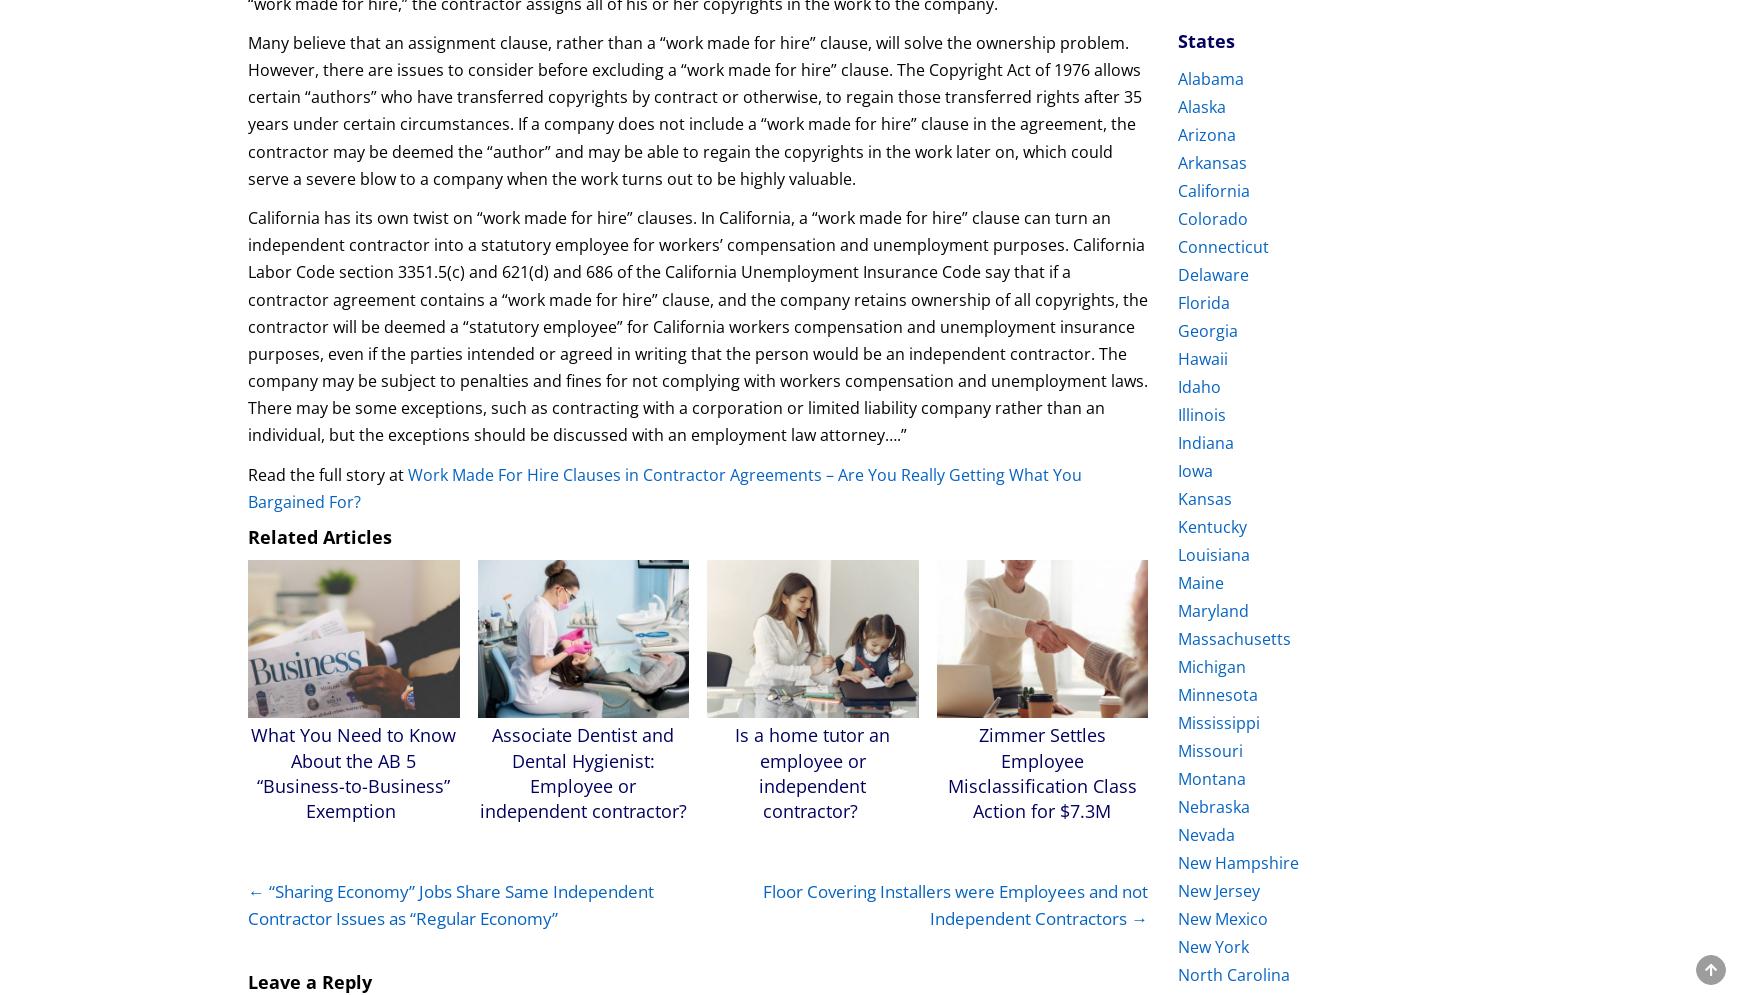 This screenshot has height=995, width=1746. What do you see at coordinates (1213, 947) in the screenshot?
I see `'New York'` at bounding box center [1213, 947].